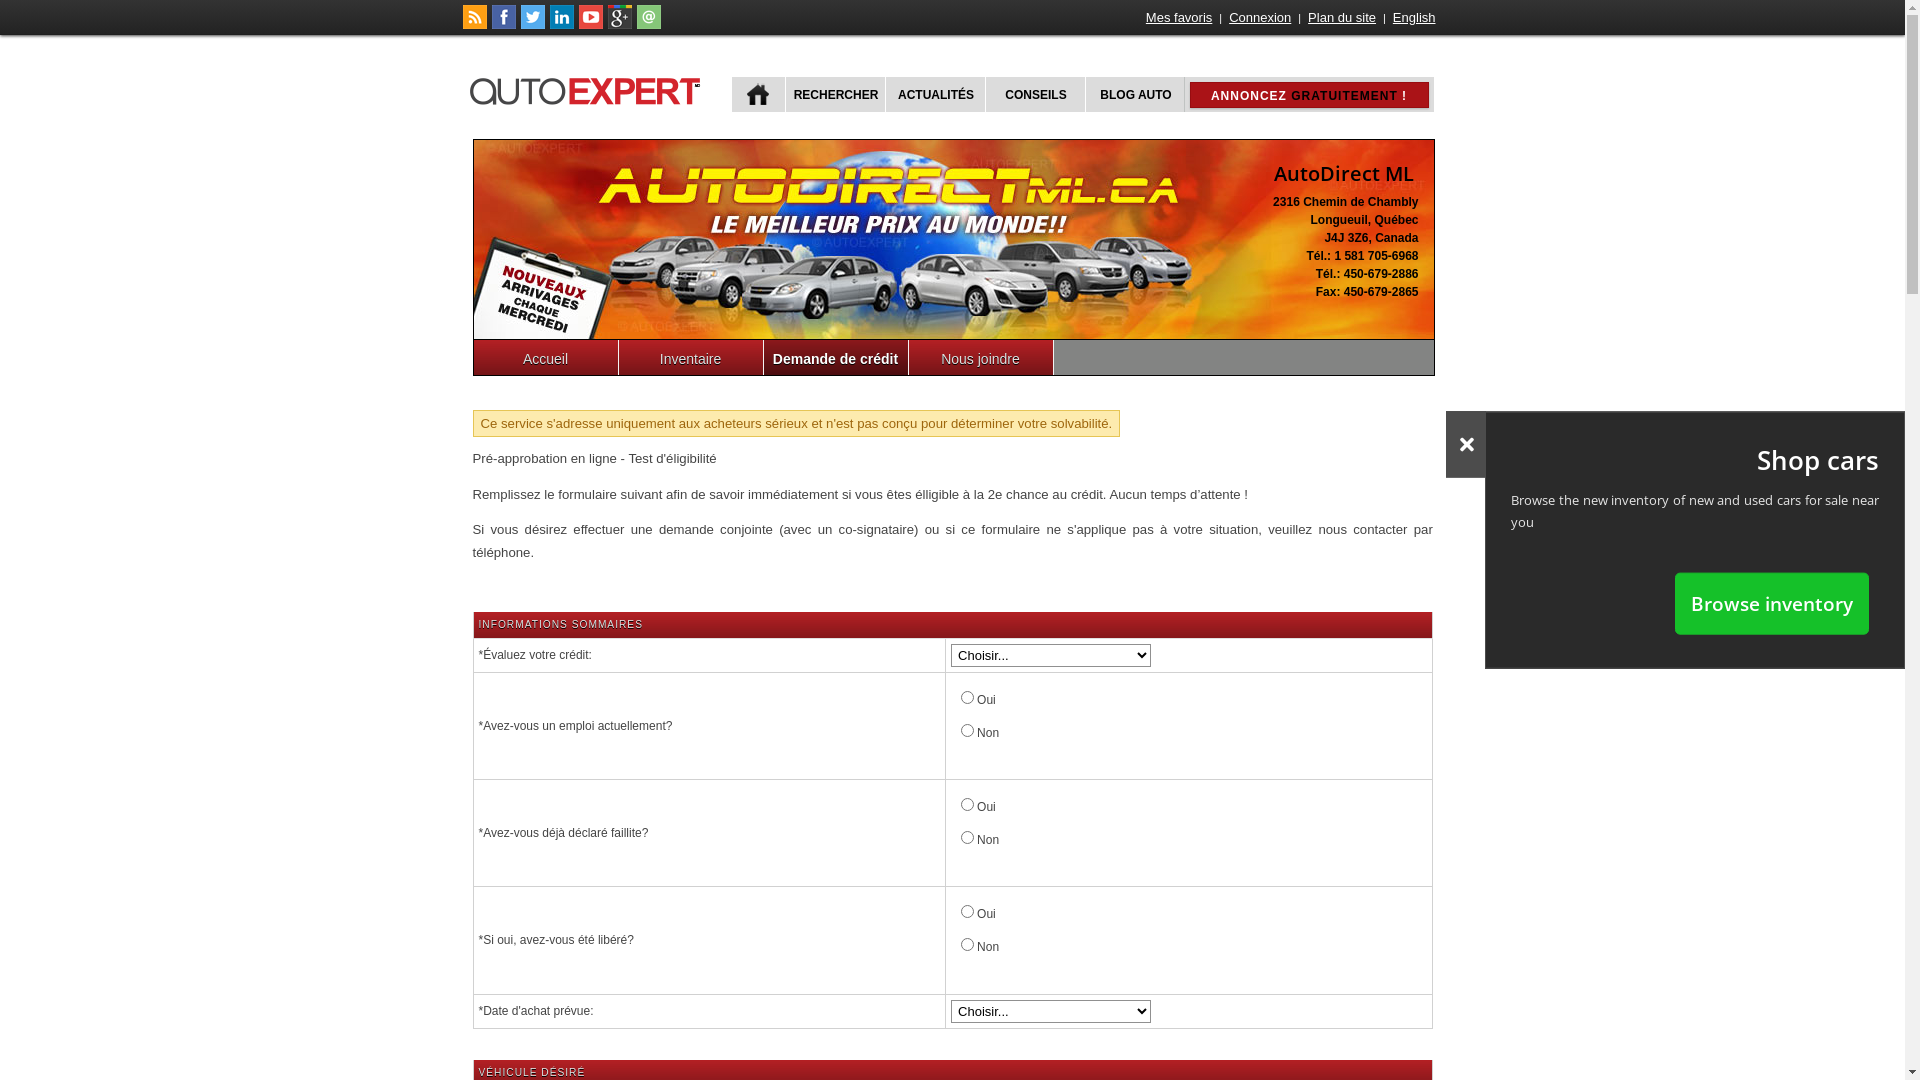 The height and width of the screenshot is (1080, 1920). What do you see at coordinates (833, 94) in the screenshot?
I see `'RECHERCHER'` at bounding box center [833, 94].